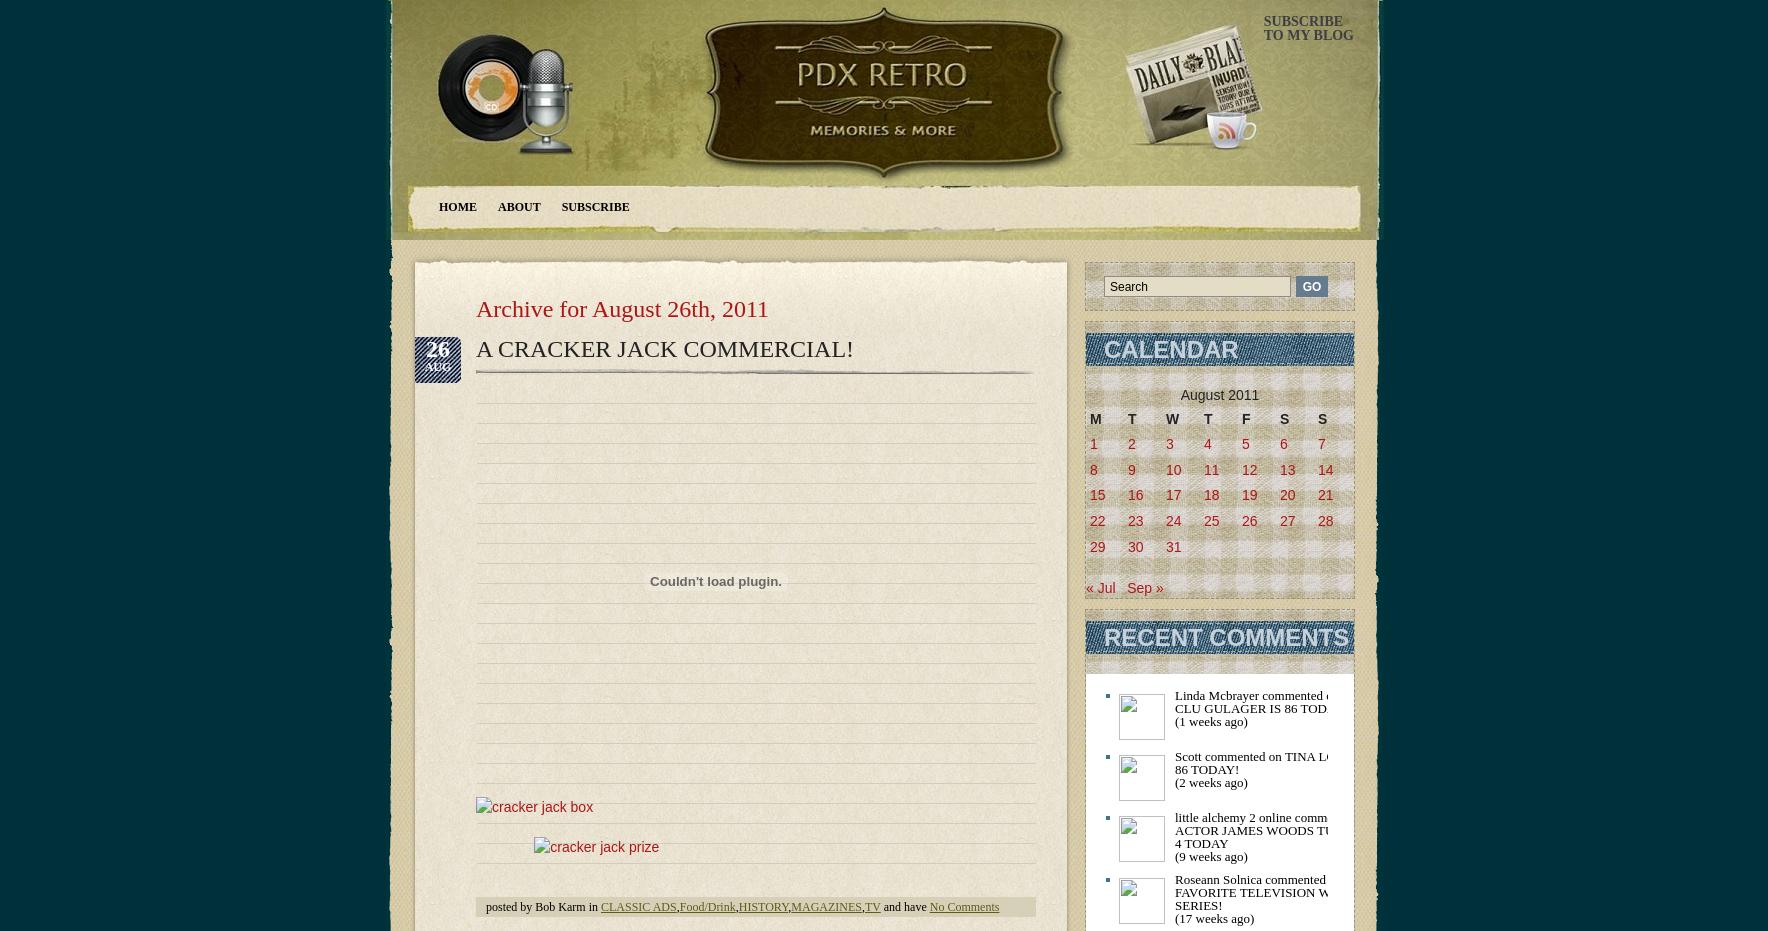 This screenshot has height=931, width=1768. What do you see at coordinates (1325, 519) in the screenshot?
I see `'28'` at bounding box center [1325, 519].